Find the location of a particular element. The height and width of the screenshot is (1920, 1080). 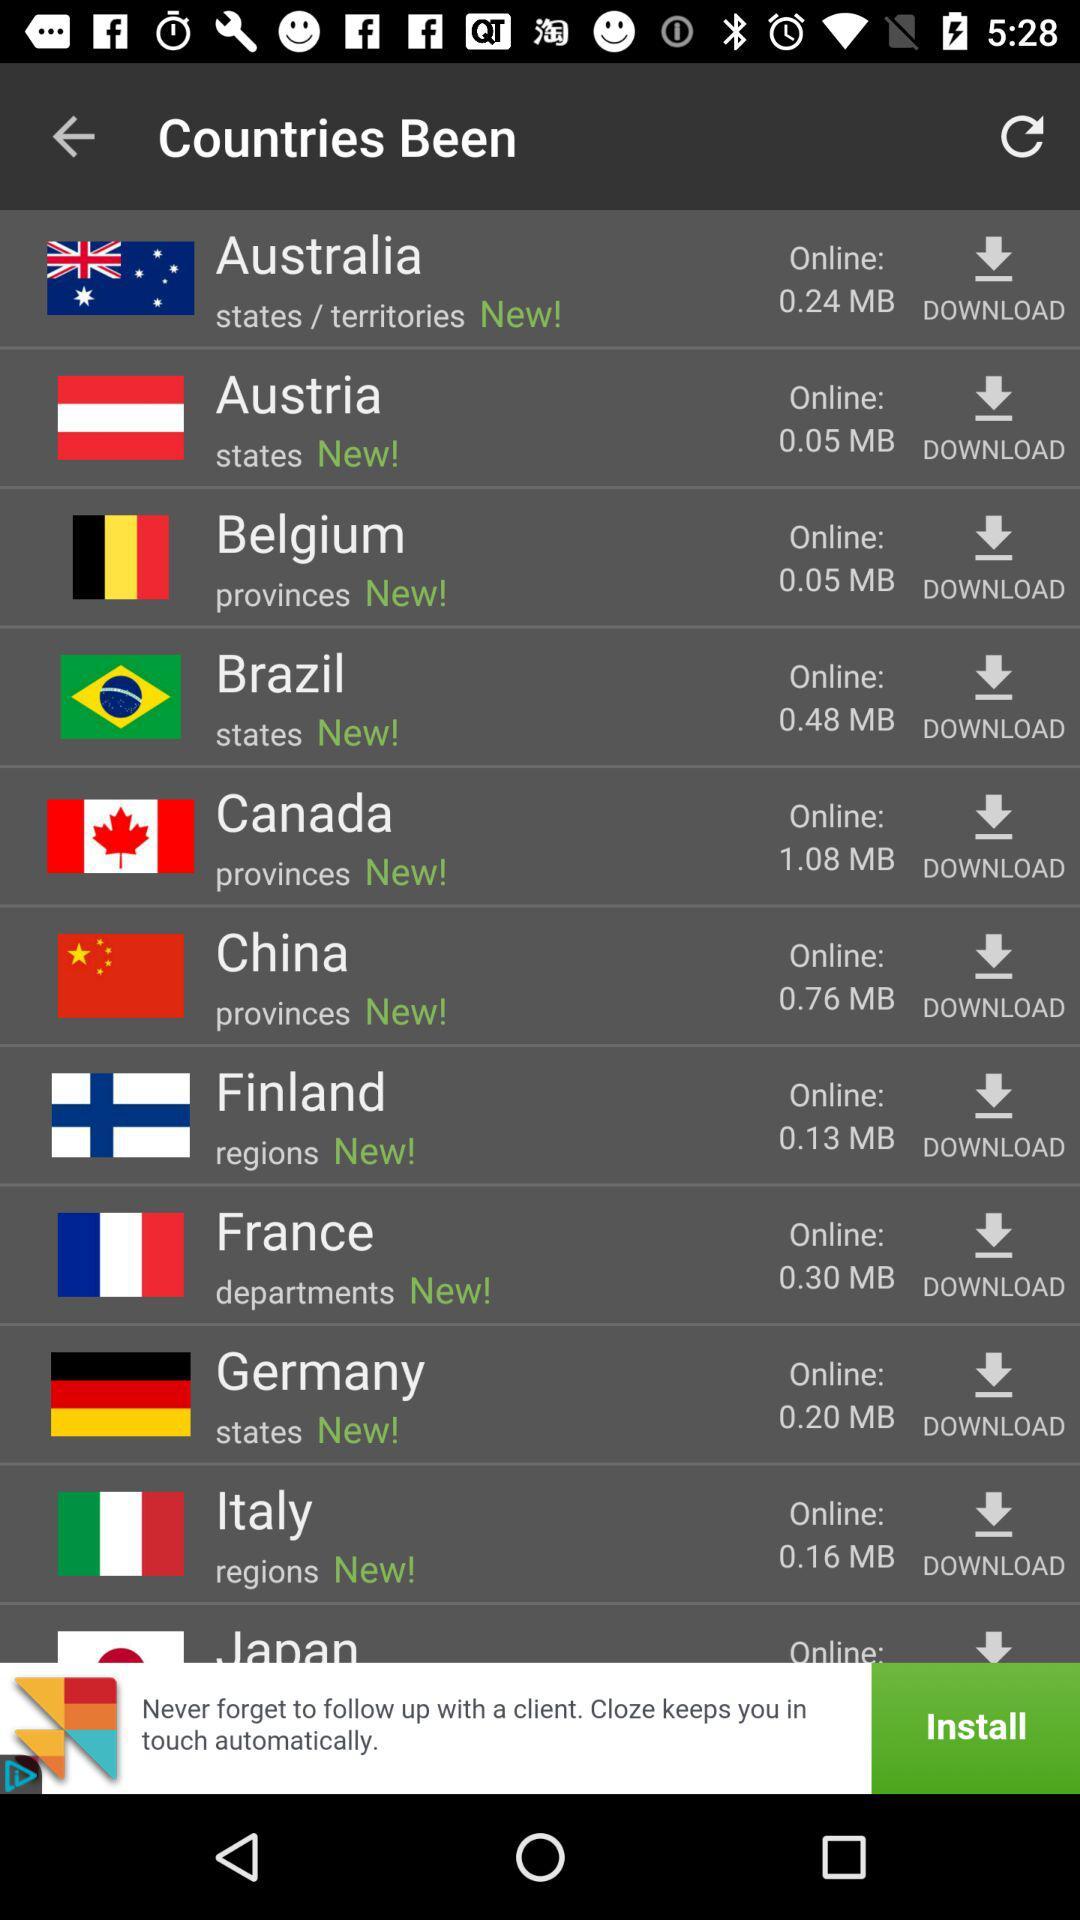

download button is located at coordinates (993, 818).